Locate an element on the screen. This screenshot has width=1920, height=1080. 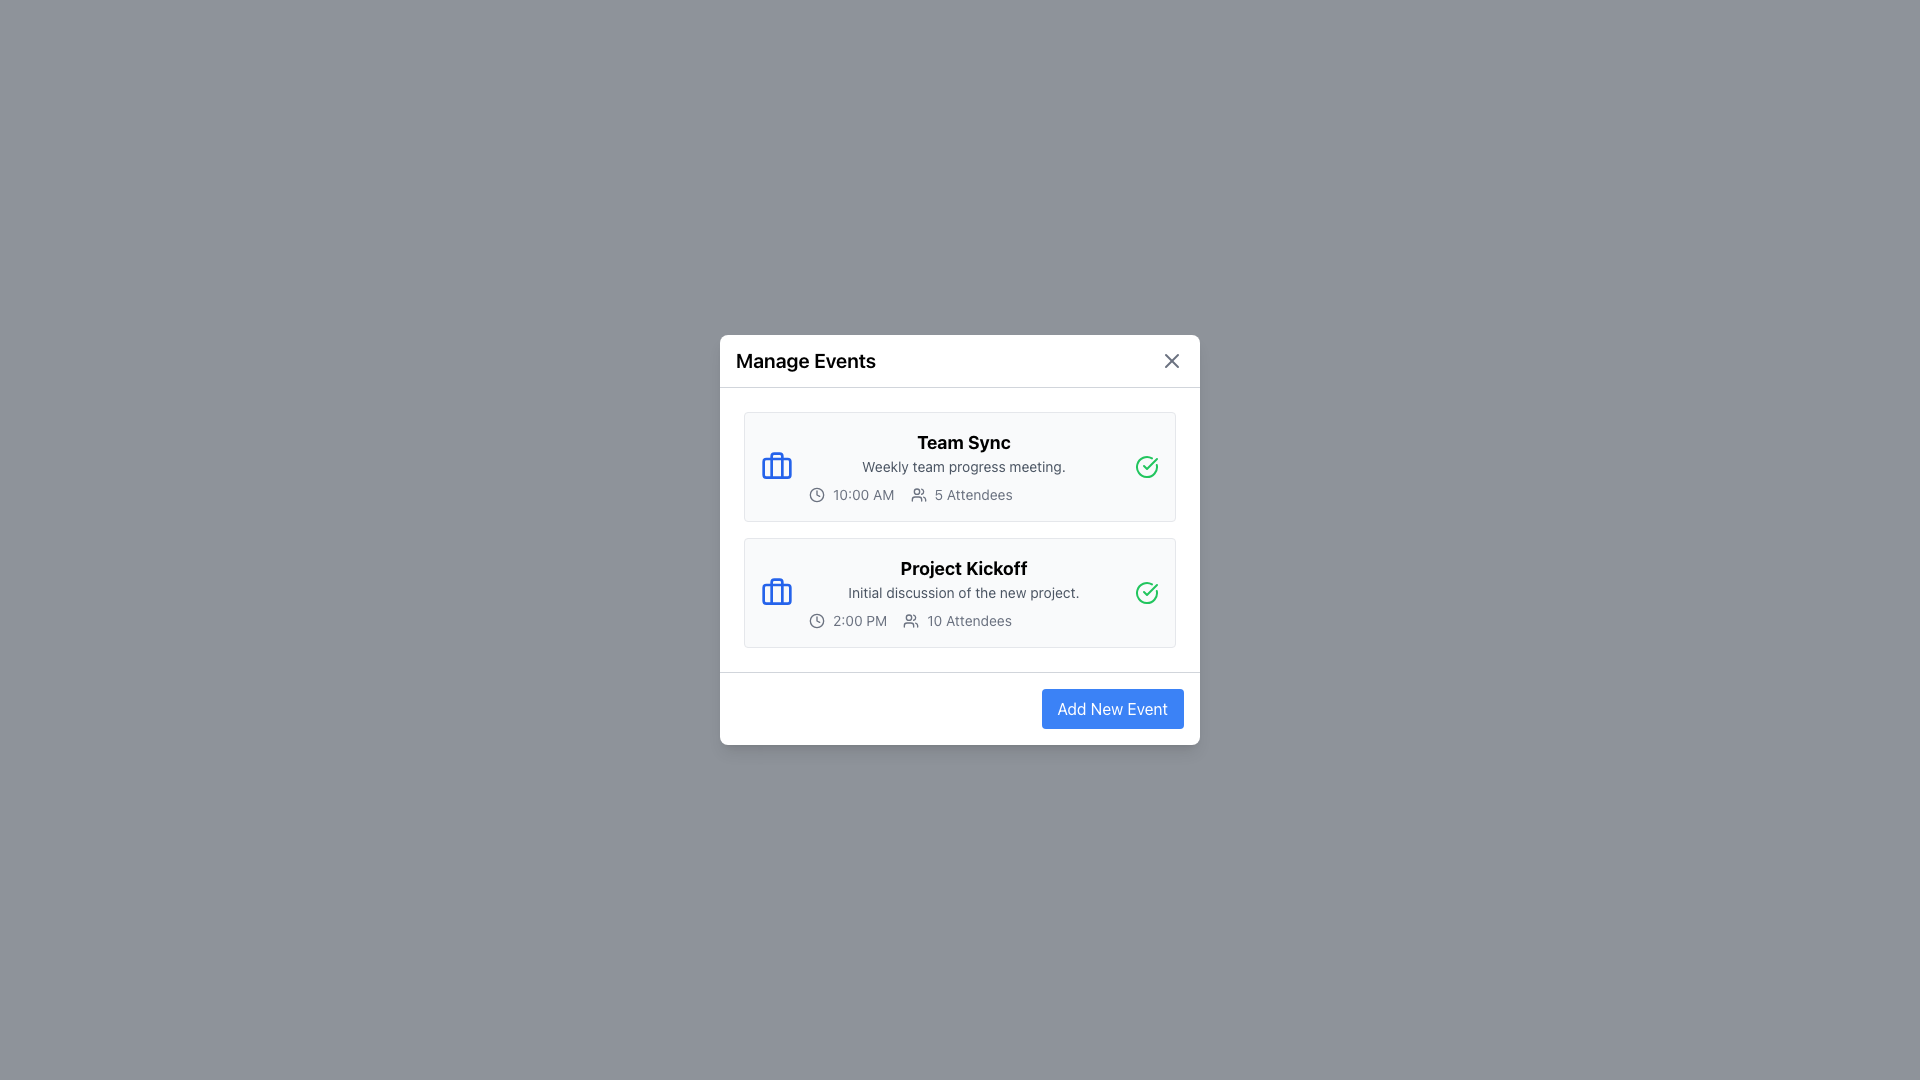
the green circle icon with a checkmark located at the top right of the 'Team Sync' event card in the 'Manage Events' modal is located at coordinates (1147, 466).